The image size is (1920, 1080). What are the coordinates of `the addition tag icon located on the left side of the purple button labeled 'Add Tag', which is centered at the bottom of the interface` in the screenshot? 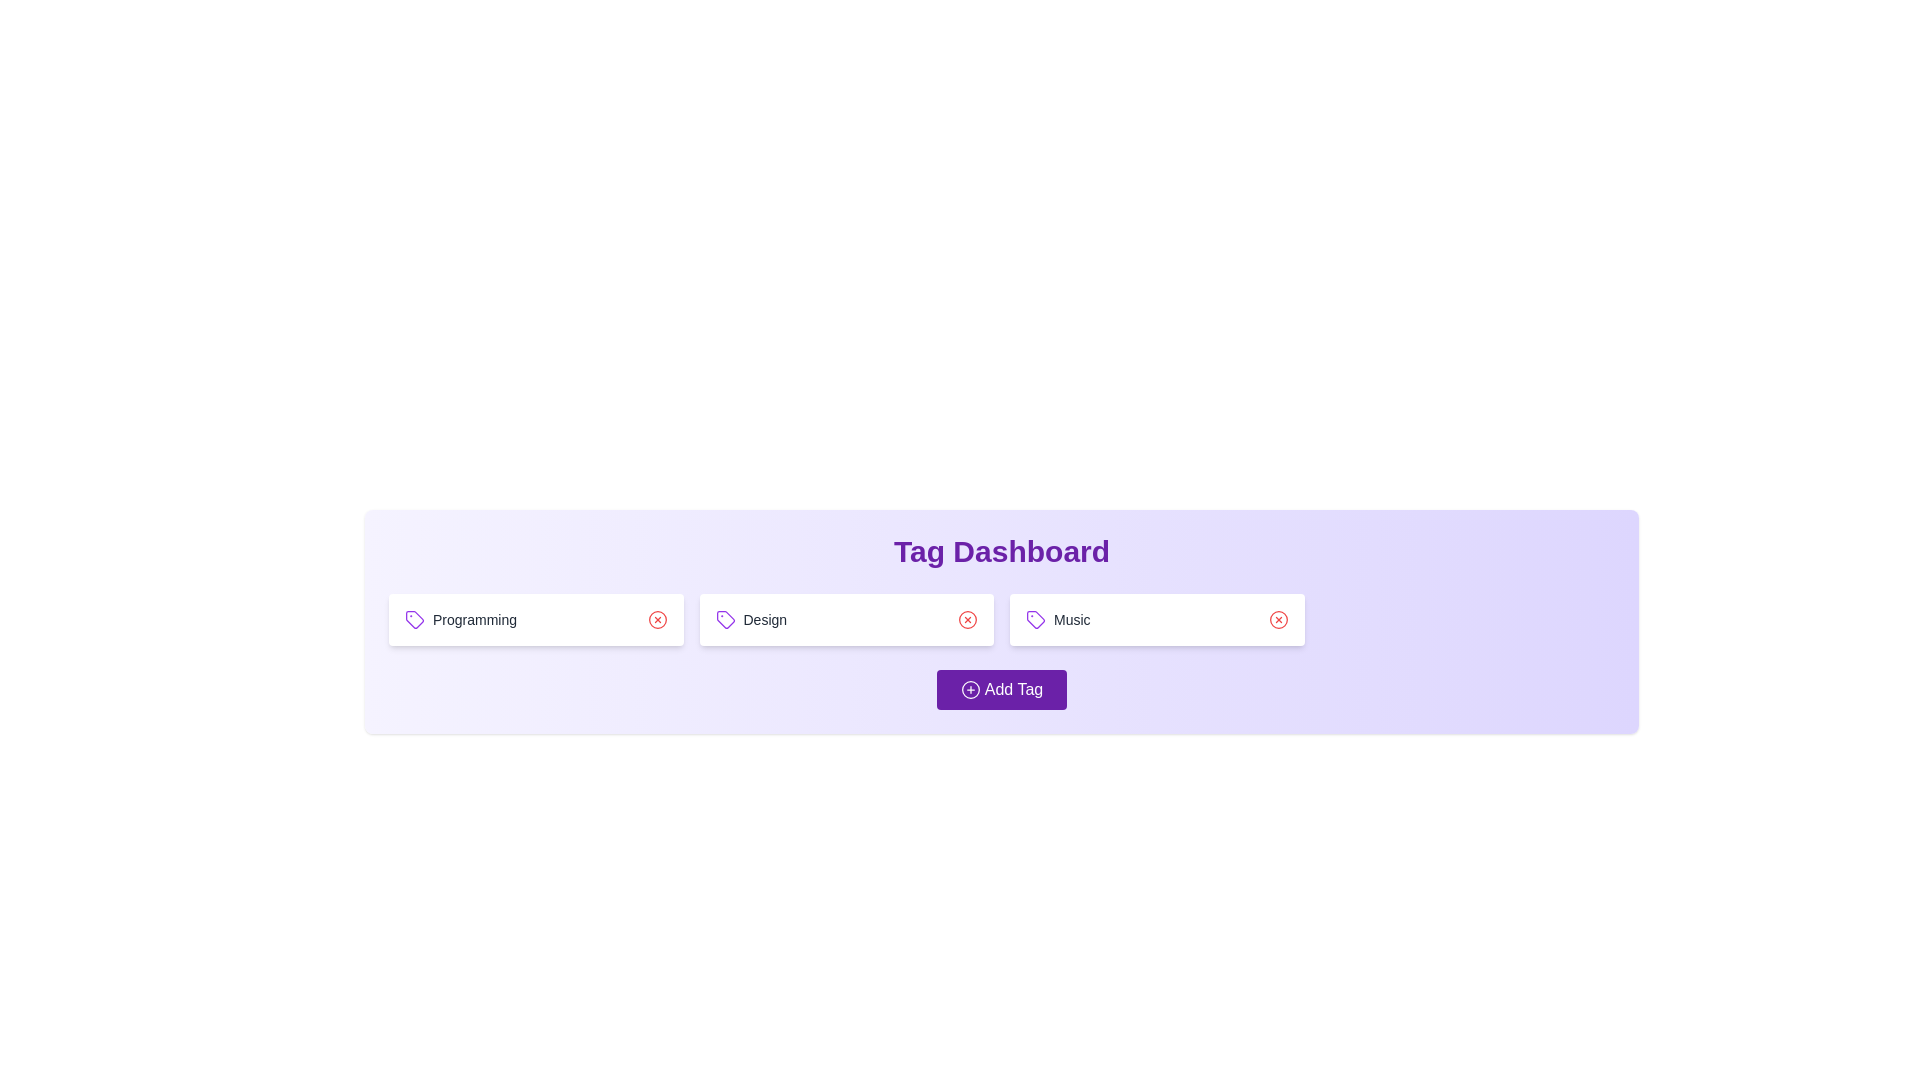 It's located at (970, 689).